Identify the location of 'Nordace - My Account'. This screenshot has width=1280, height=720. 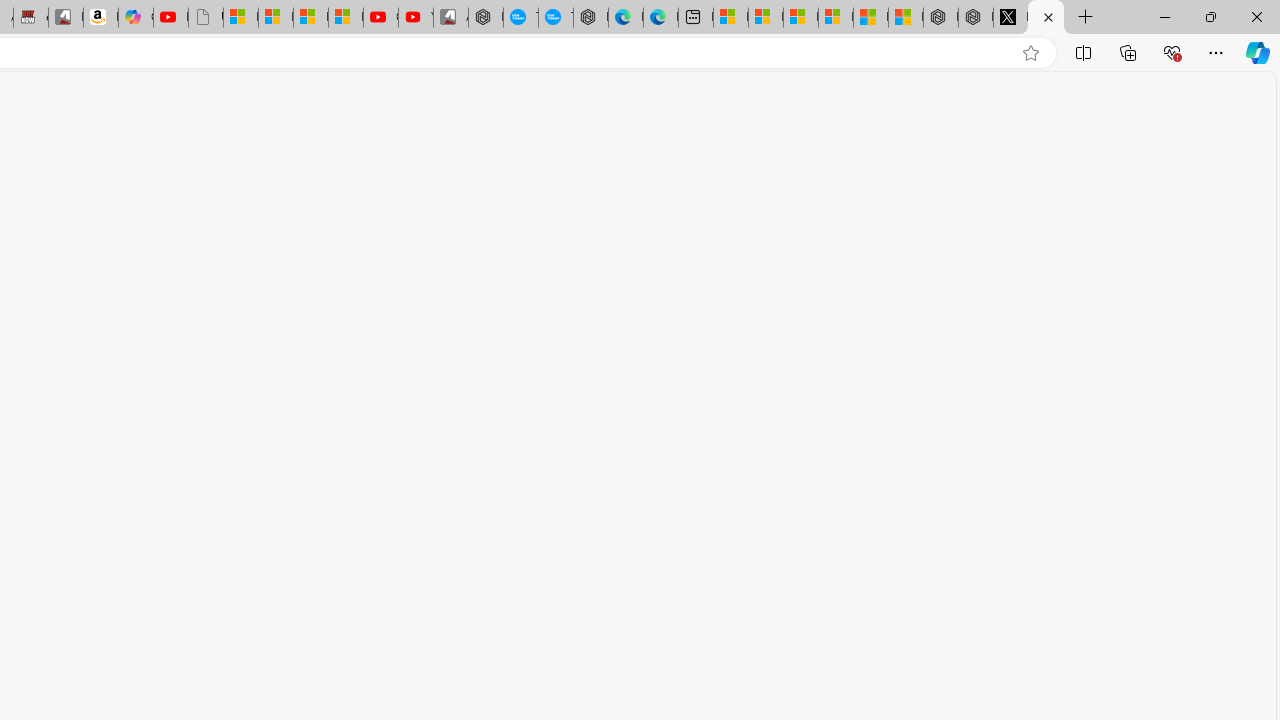
(485, 17).